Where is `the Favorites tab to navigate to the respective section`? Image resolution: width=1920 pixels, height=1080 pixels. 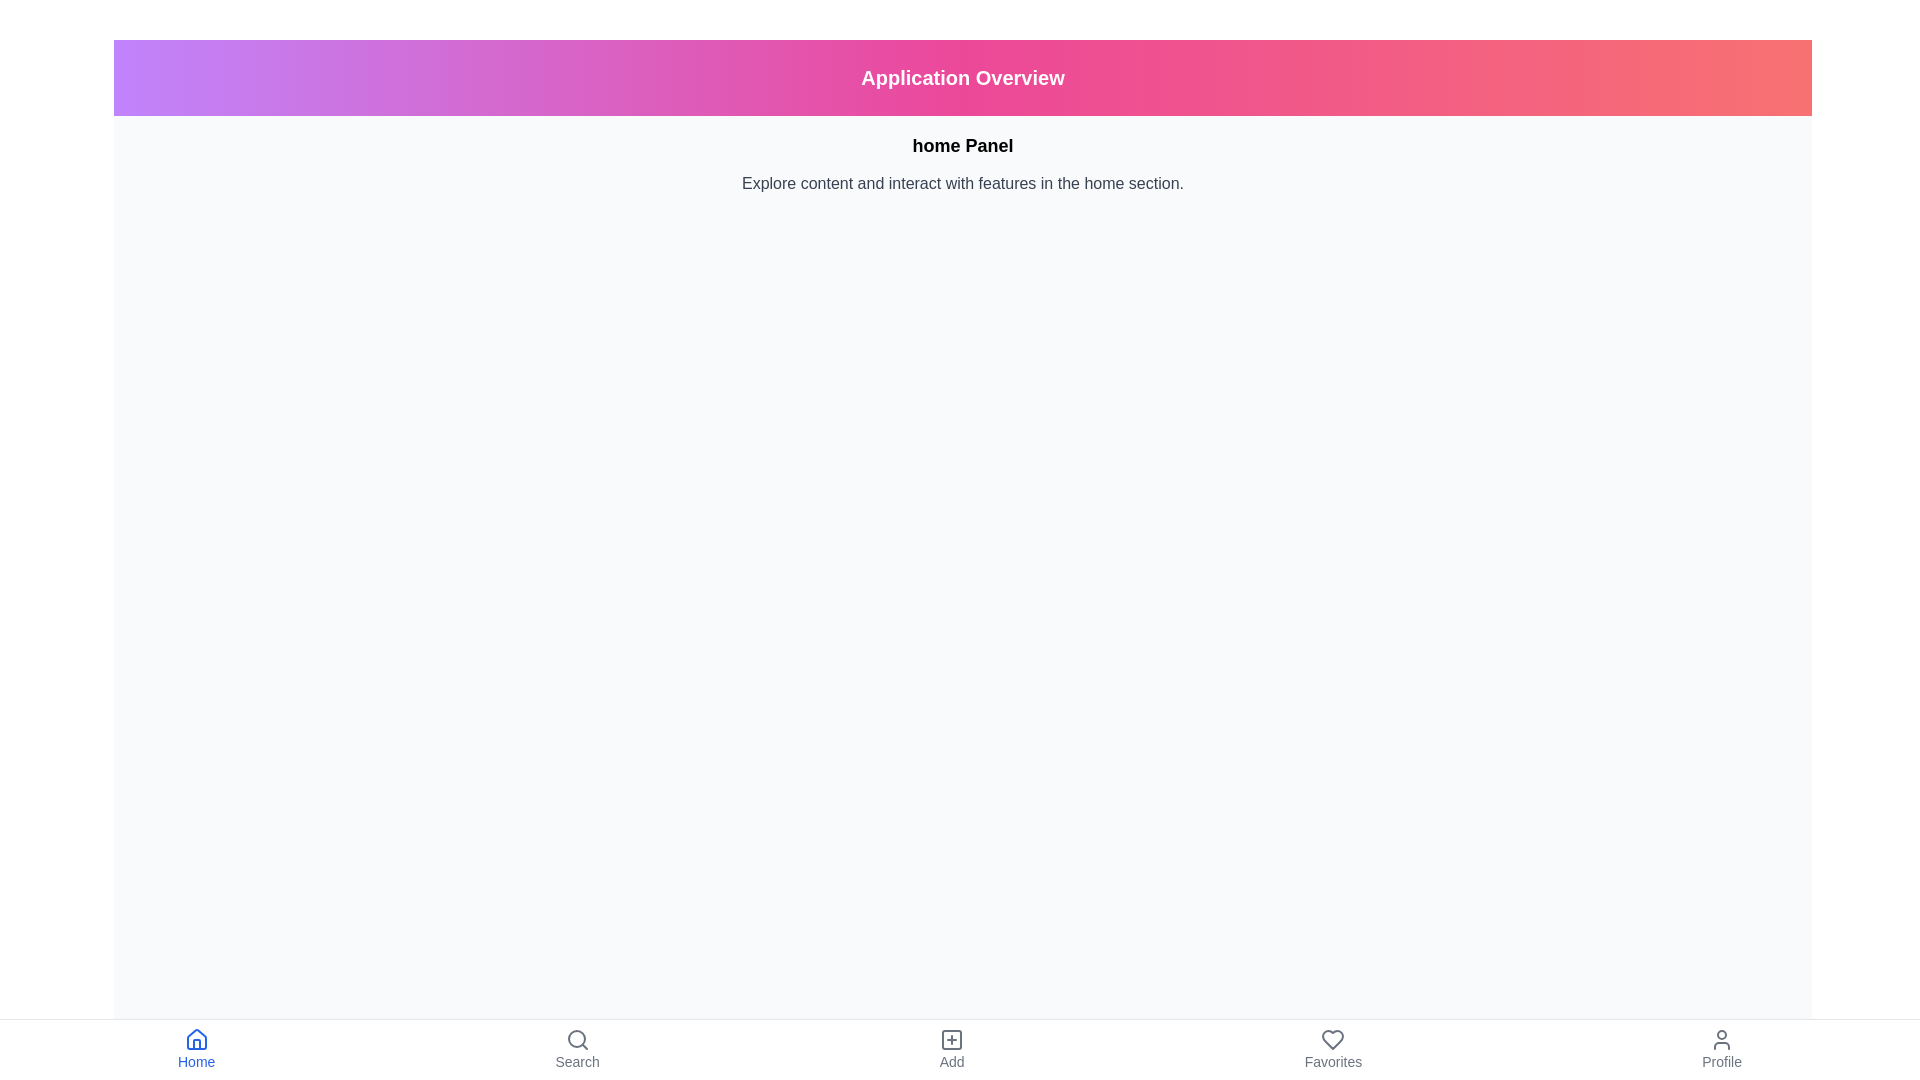 the Favorites tab to navigate to the respective section is located at coordinates (1333, 1048).